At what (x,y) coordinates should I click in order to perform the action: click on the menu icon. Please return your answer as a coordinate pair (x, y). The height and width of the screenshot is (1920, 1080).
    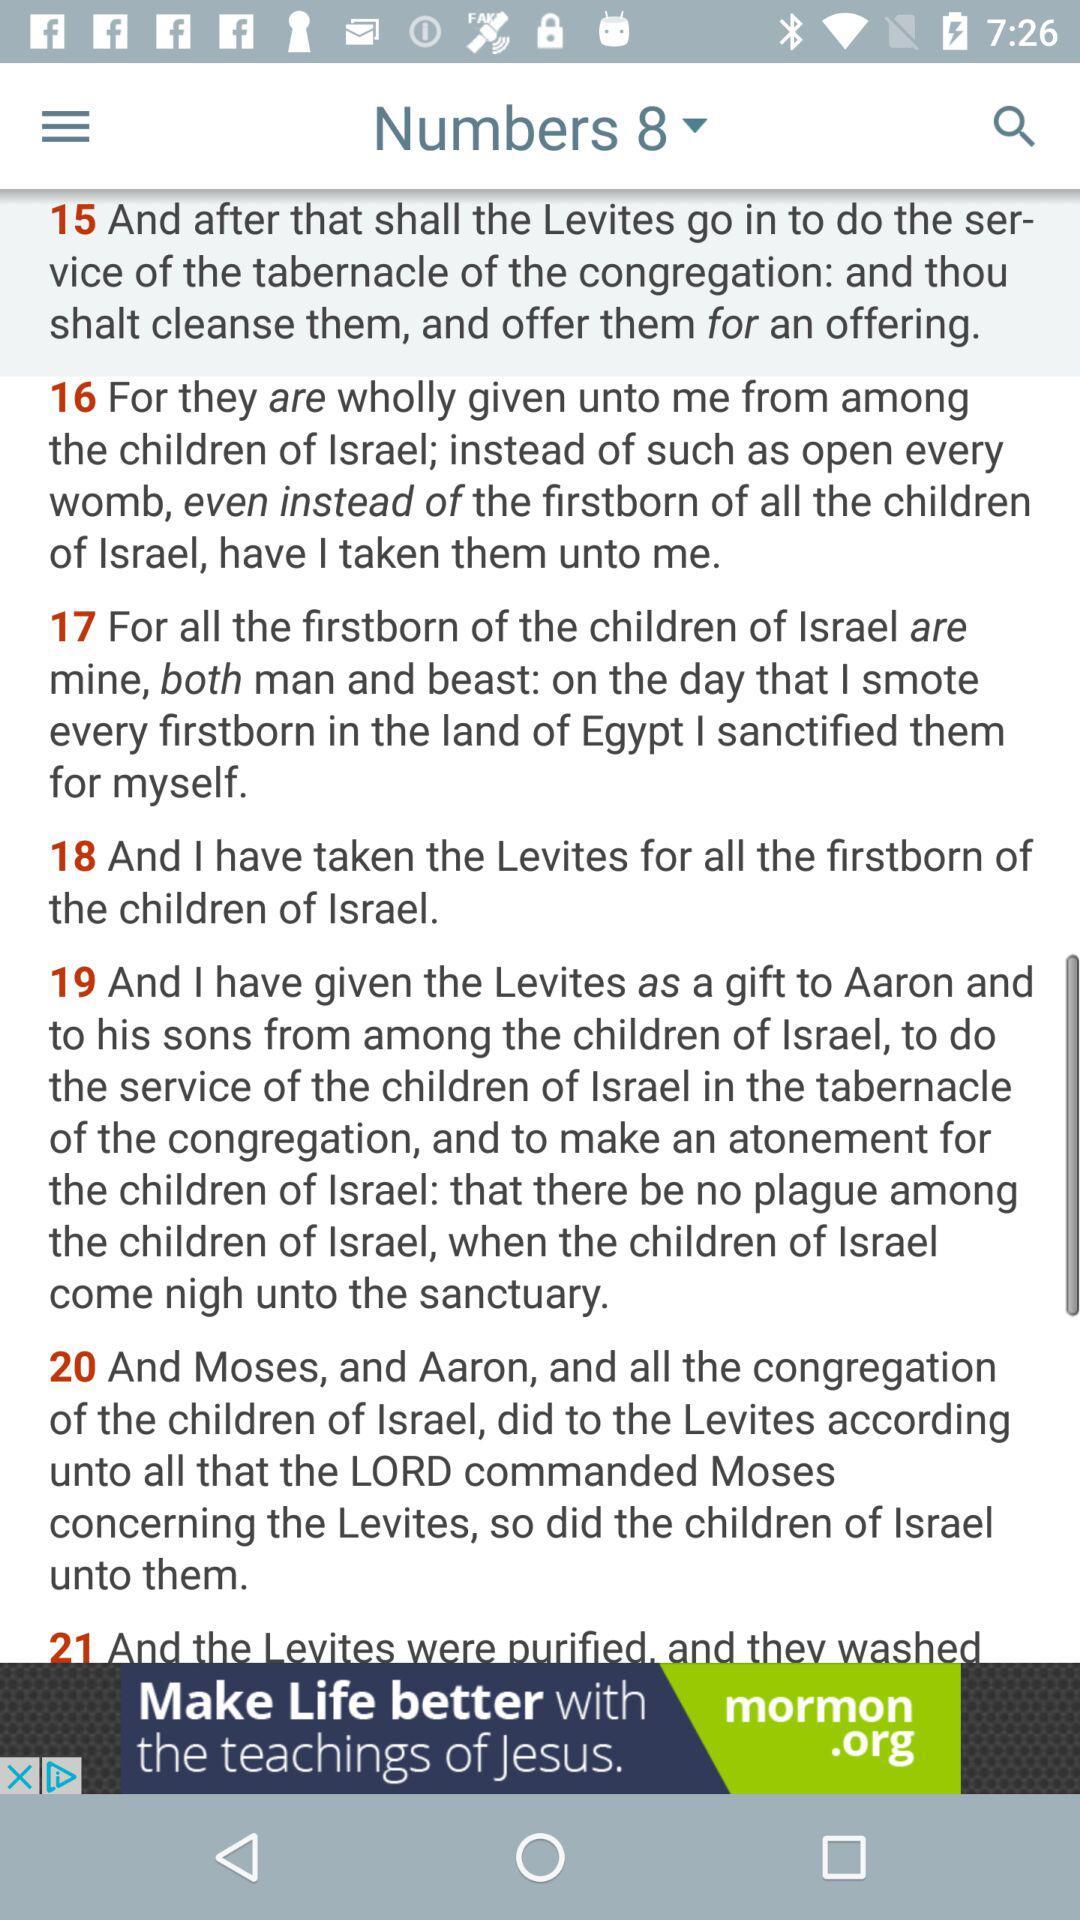
    Looking at the image, I should click on (64, 124).